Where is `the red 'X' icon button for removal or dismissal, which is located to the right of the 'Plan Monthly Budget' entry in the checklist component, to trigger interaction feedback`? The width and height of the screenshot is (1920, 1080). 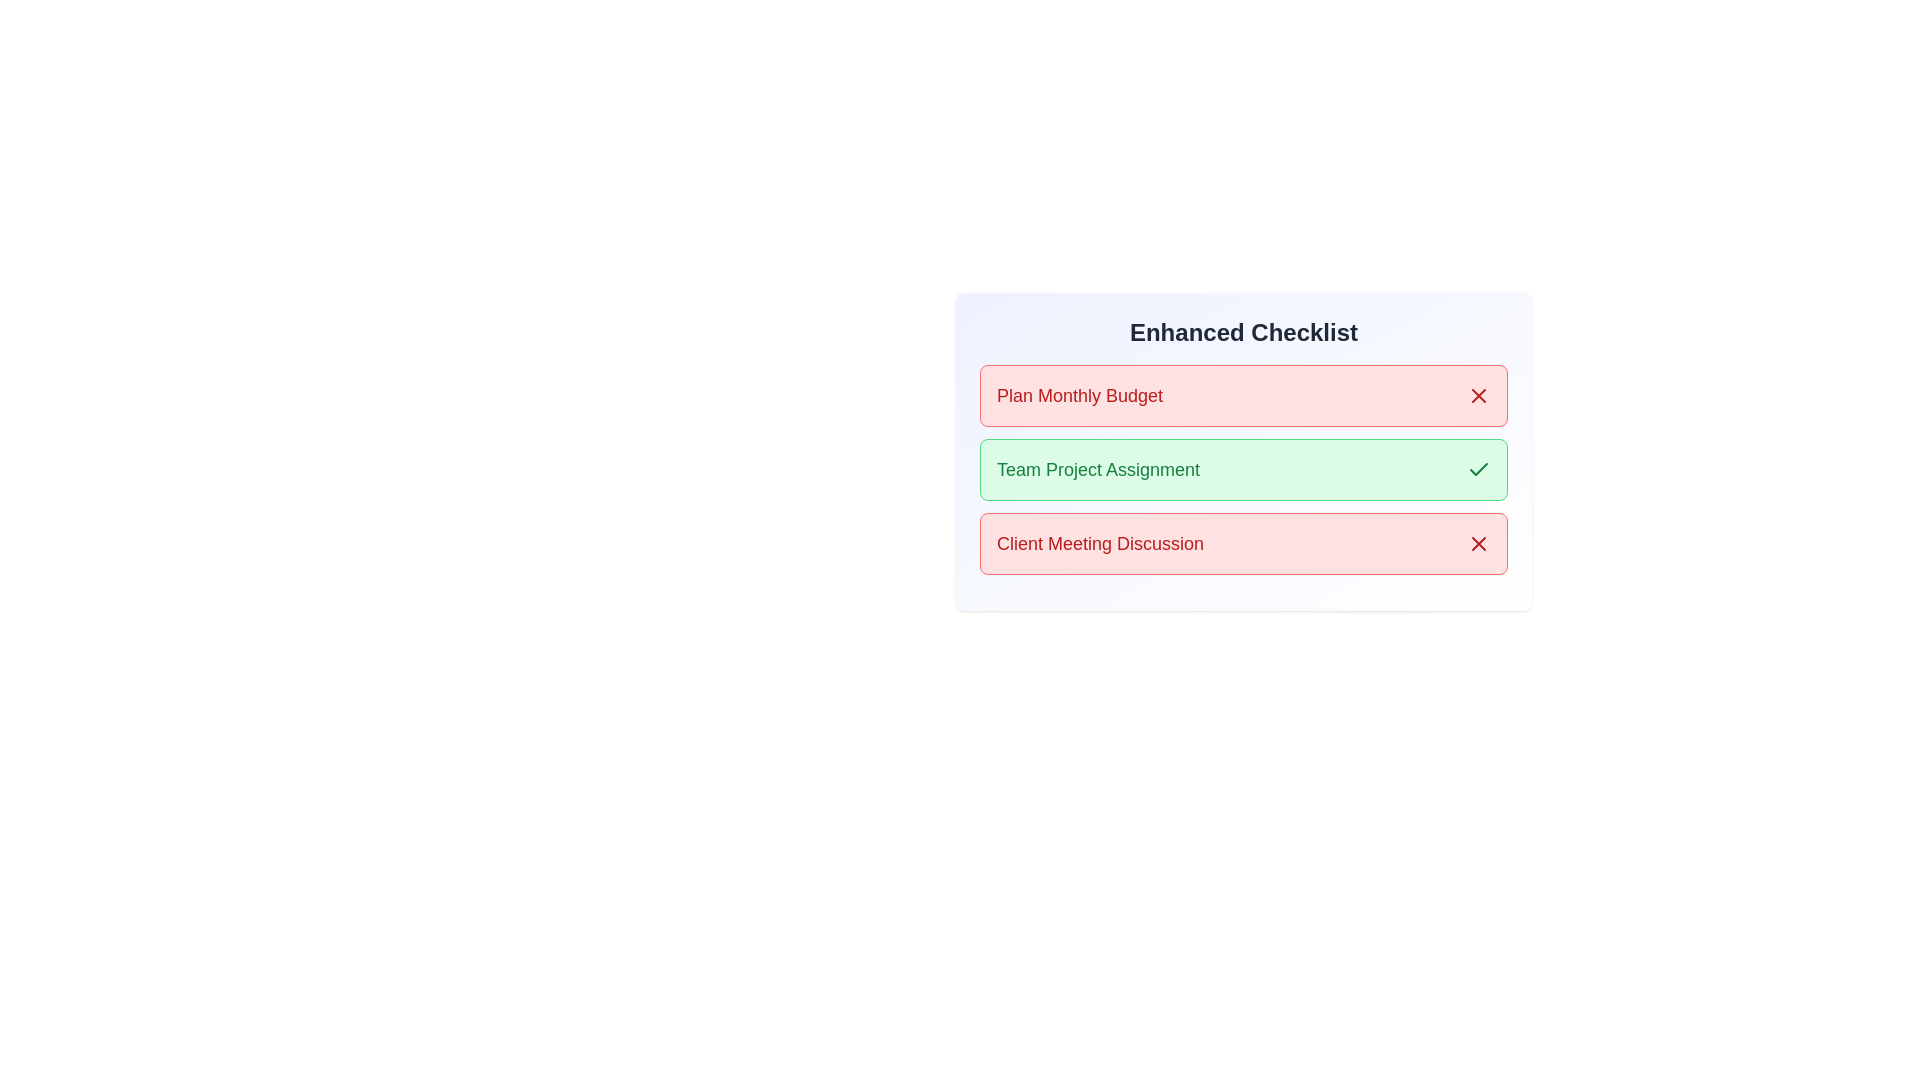
the red 'X' icon button for removal or dismissal, which is located to the right of the 'Plan Monthly Budget' entry in the checklist component, to trigger interaction feedback is located at coordinates (1478, 396).